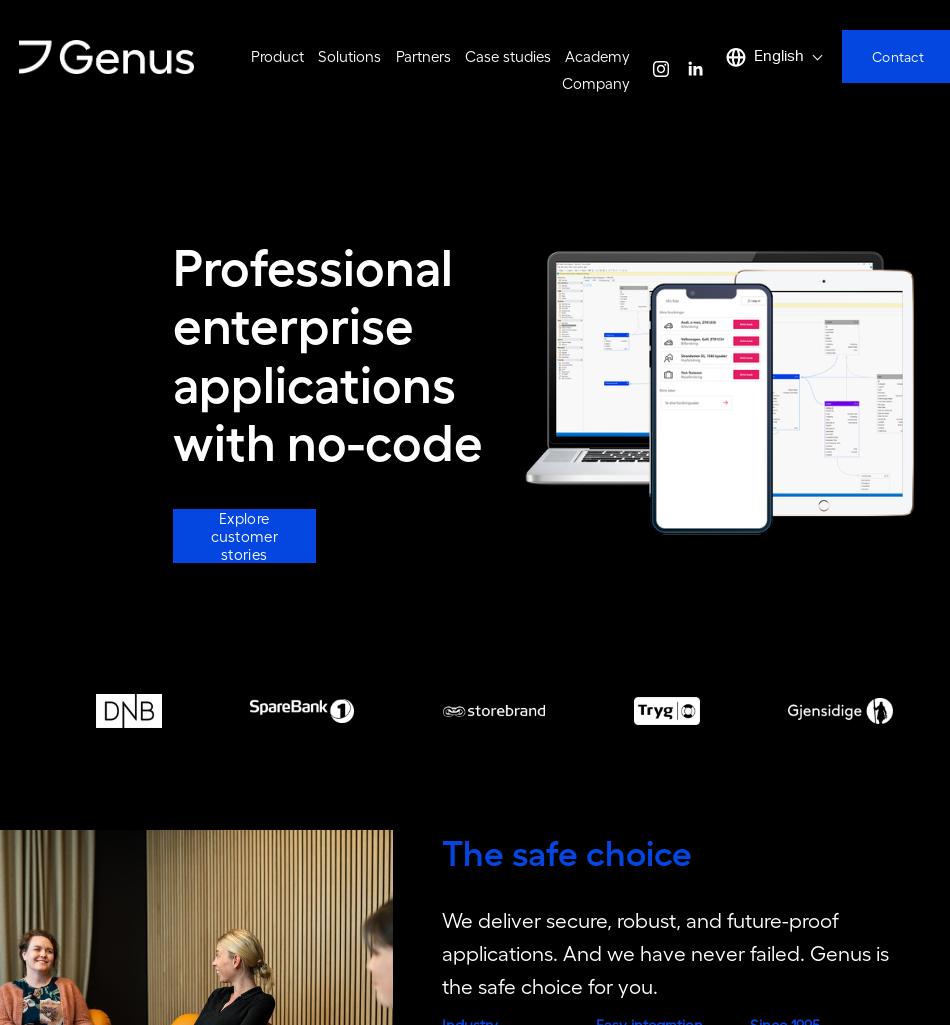  Describe the element at coordinates (566, 857) in the screenshot. I see `'The safe choice'` at that location.